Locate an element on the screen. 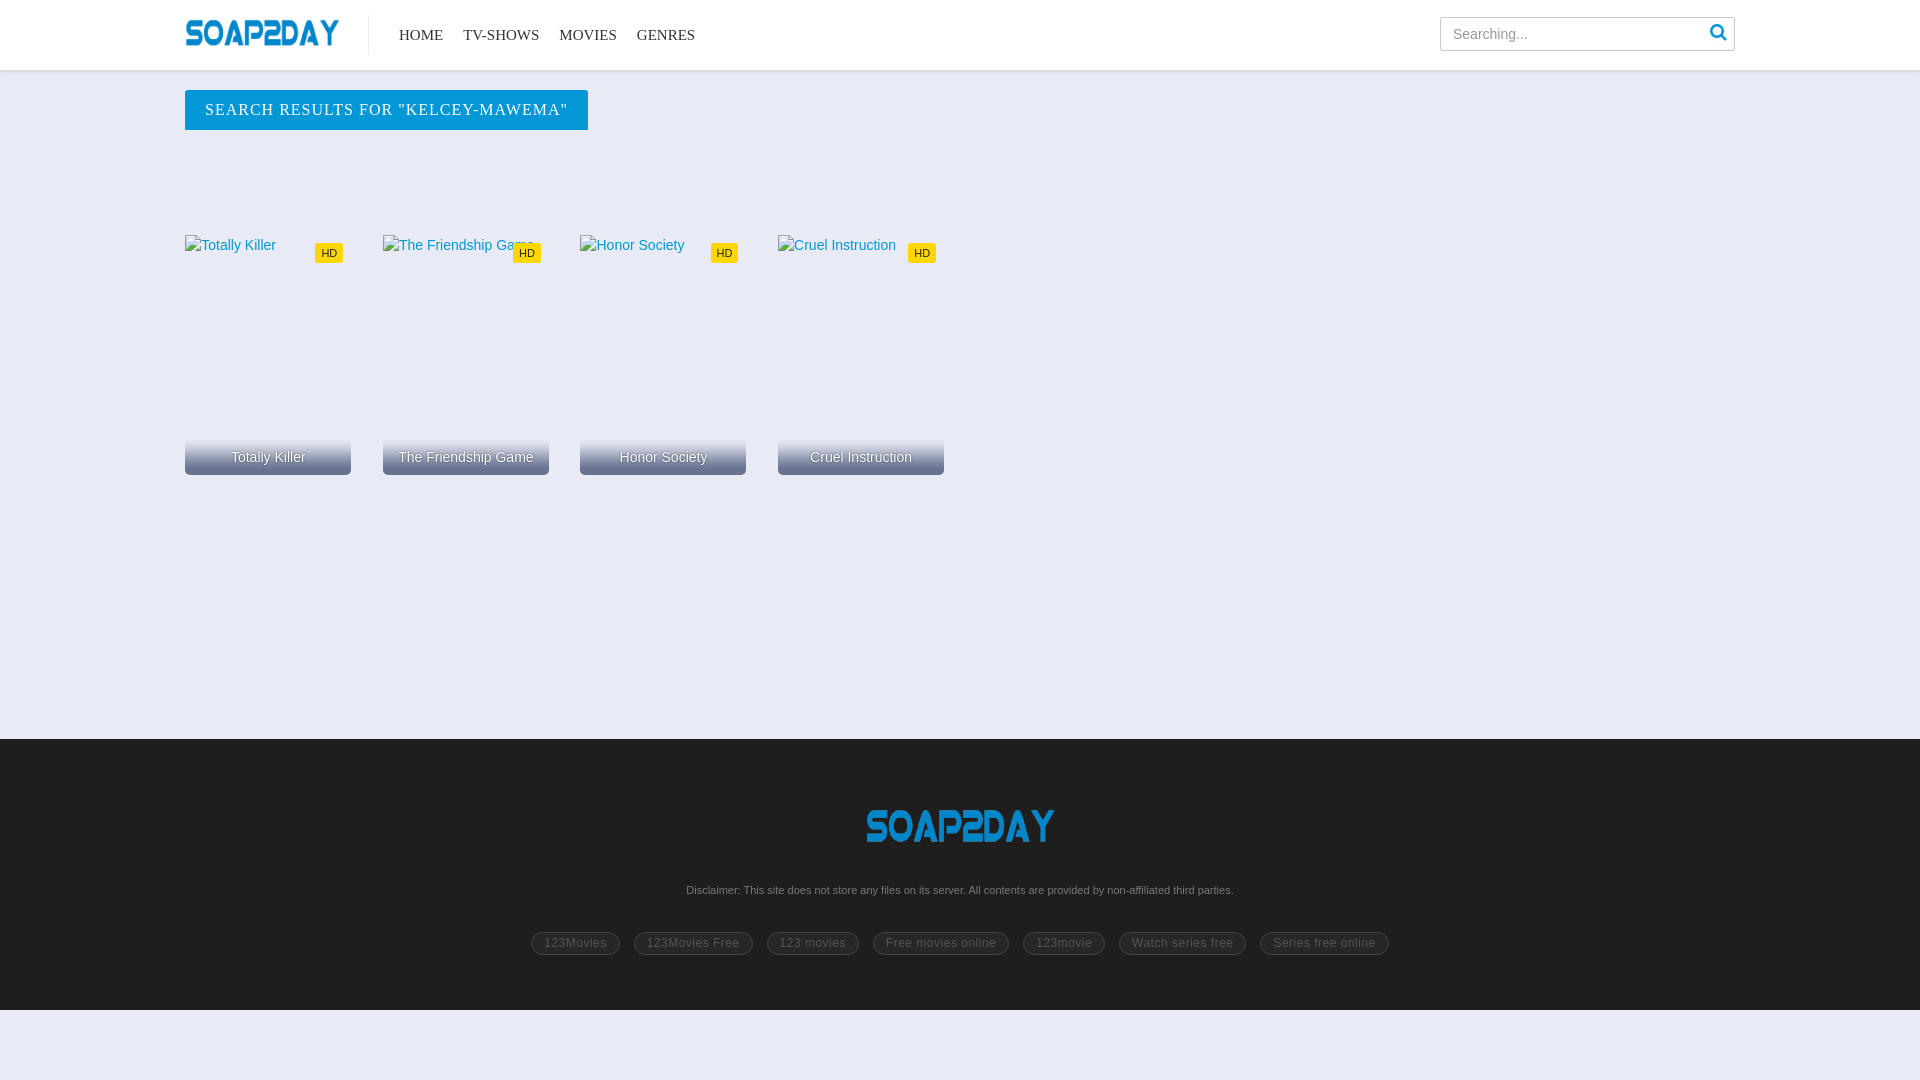 The height and width of the screenshot is (1080, 1920). '123Movies' is located at coordinates (574, 943).